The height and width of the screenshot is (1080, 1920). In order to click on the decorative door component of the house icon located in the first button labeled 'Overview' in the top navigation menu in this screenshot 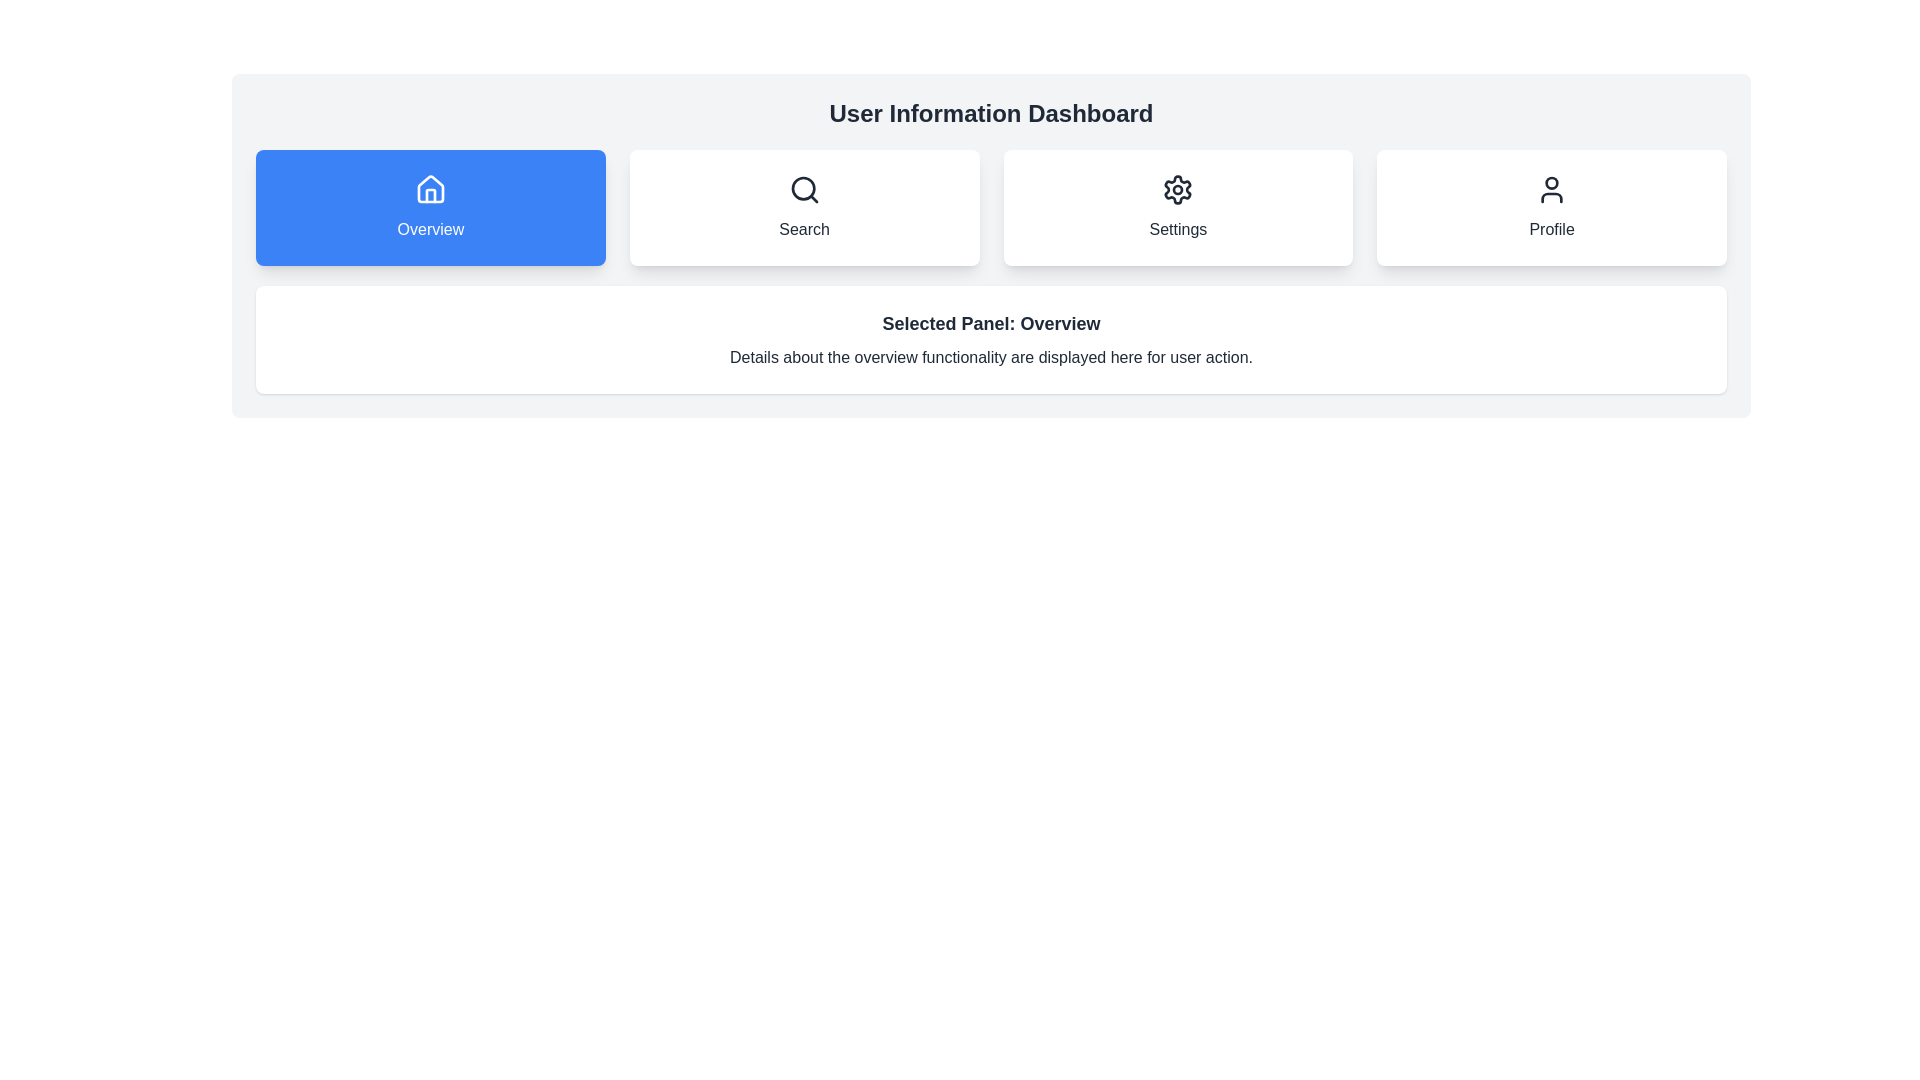, I will do `click(429, 196)`.